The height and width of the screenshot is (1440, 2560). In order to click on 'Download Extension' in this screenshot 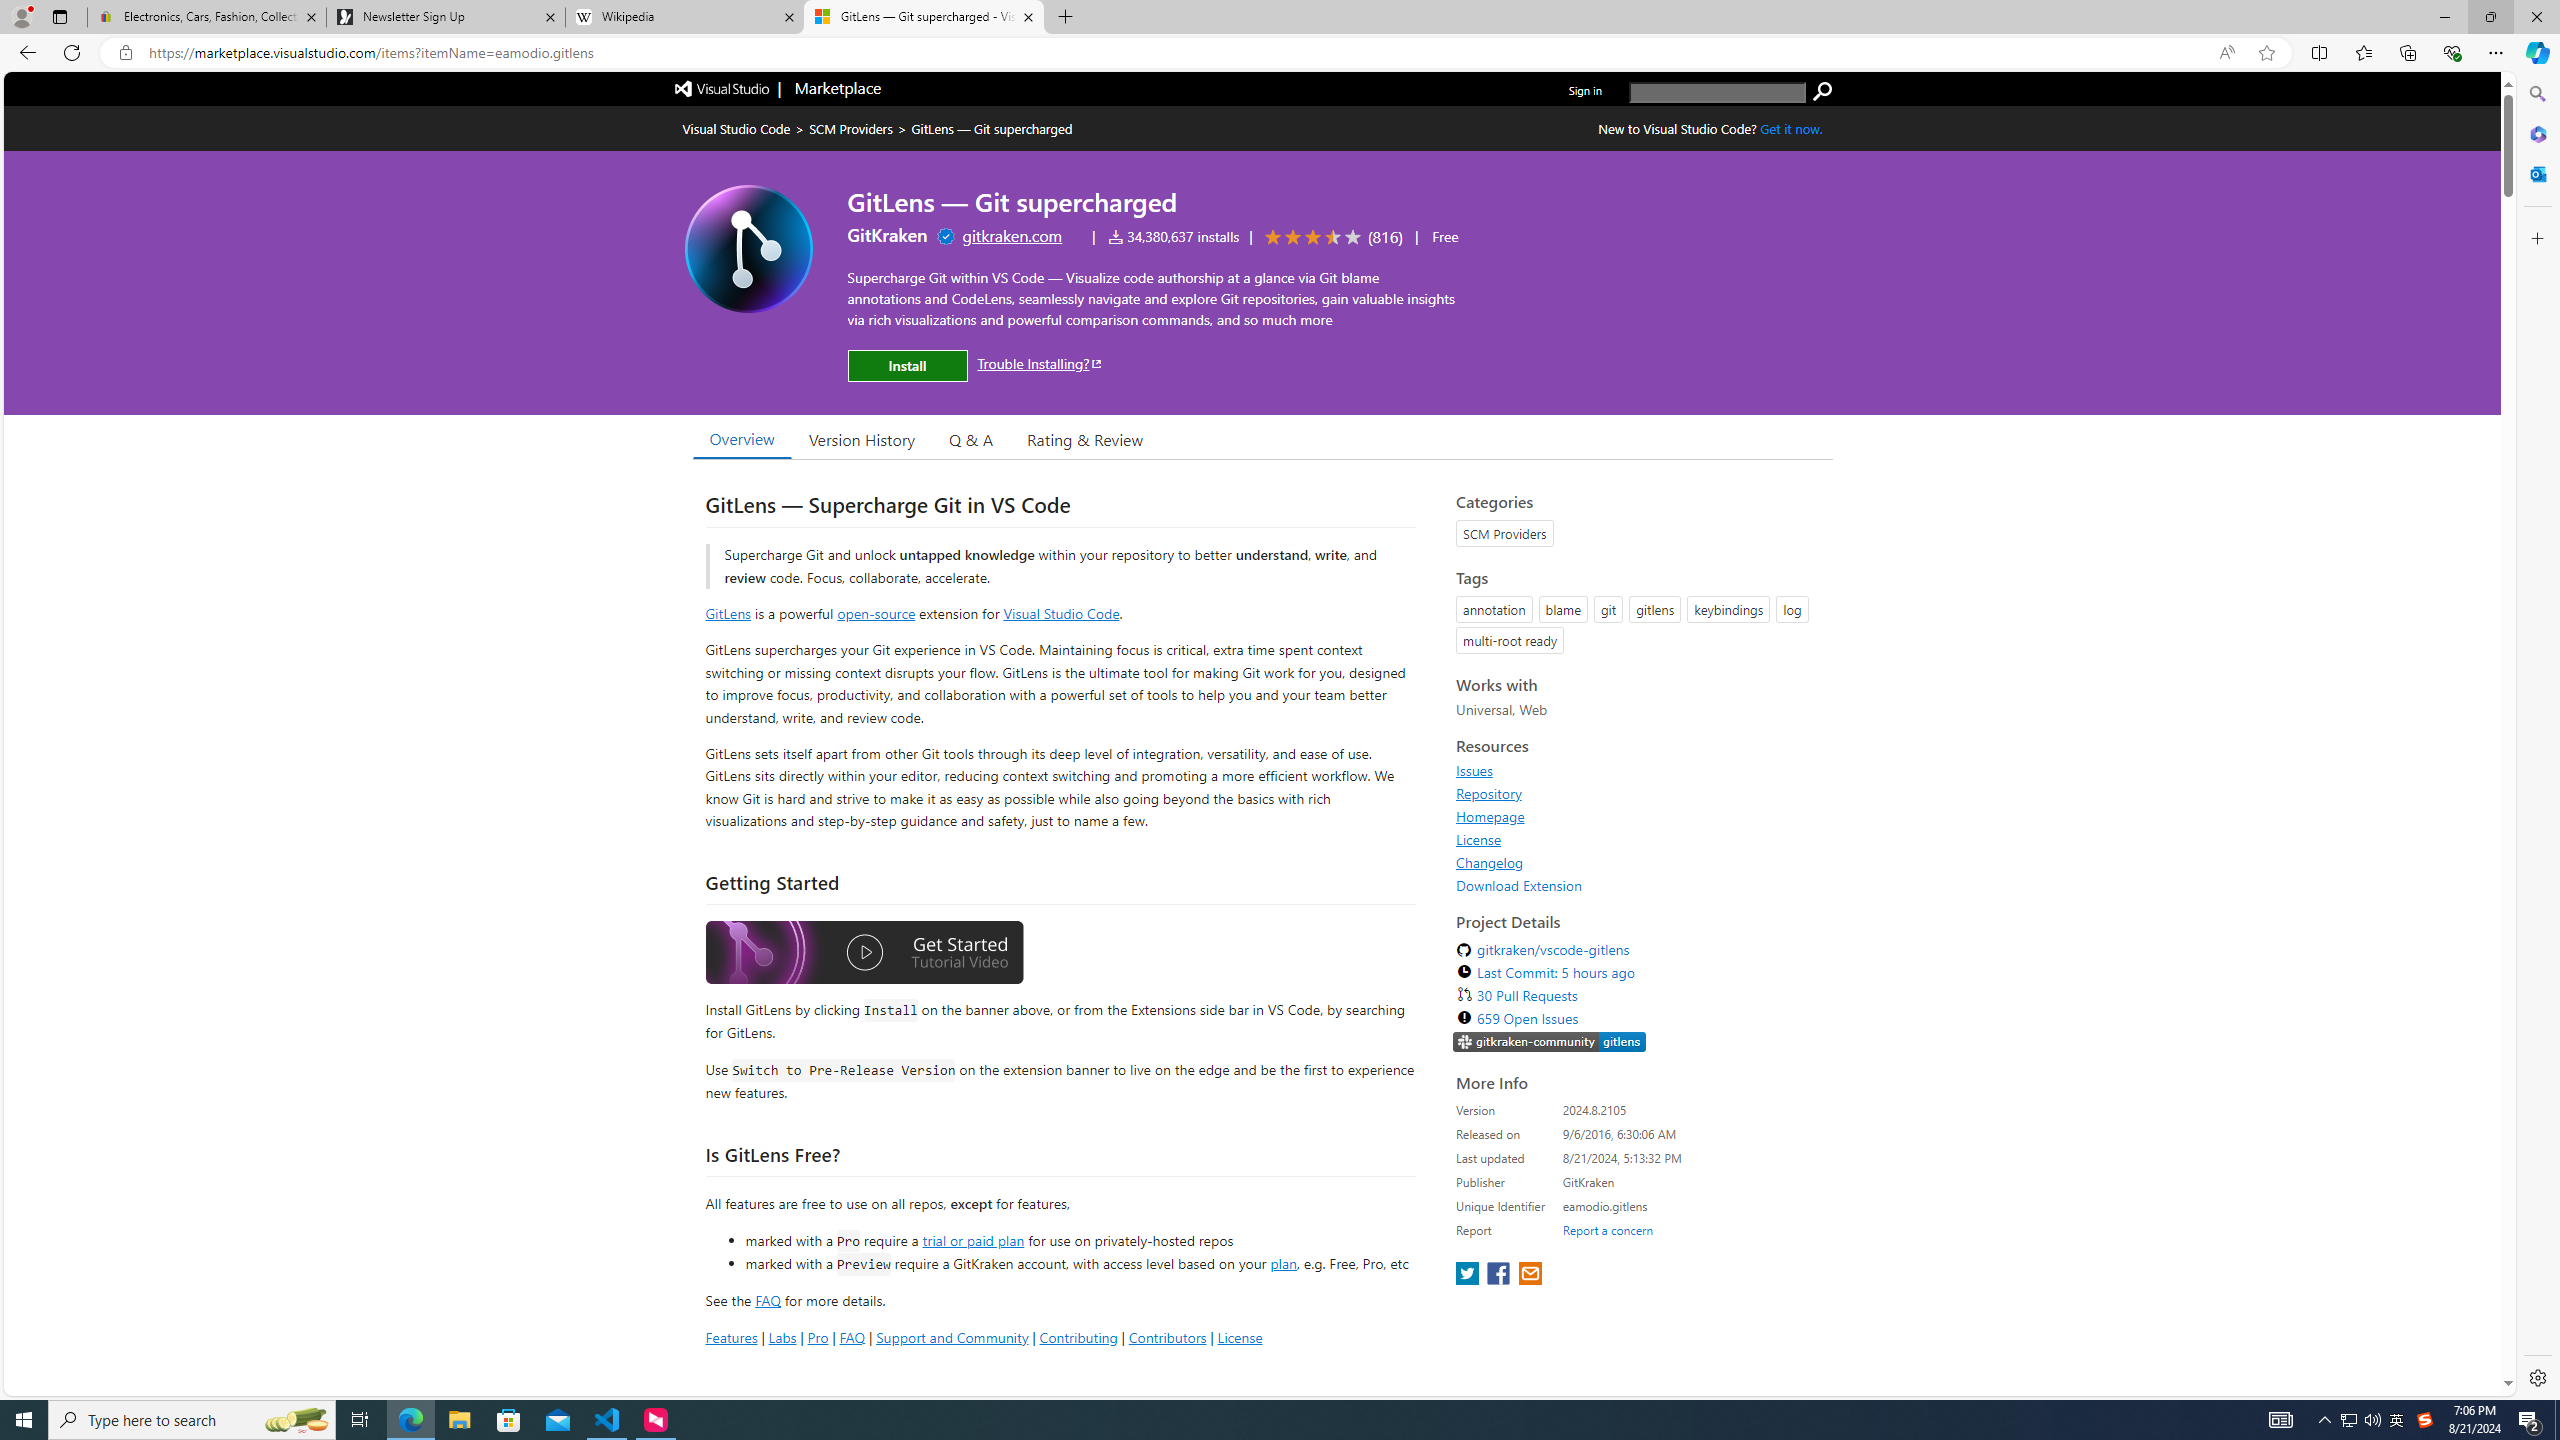, I will do `click(1519, 884)`.